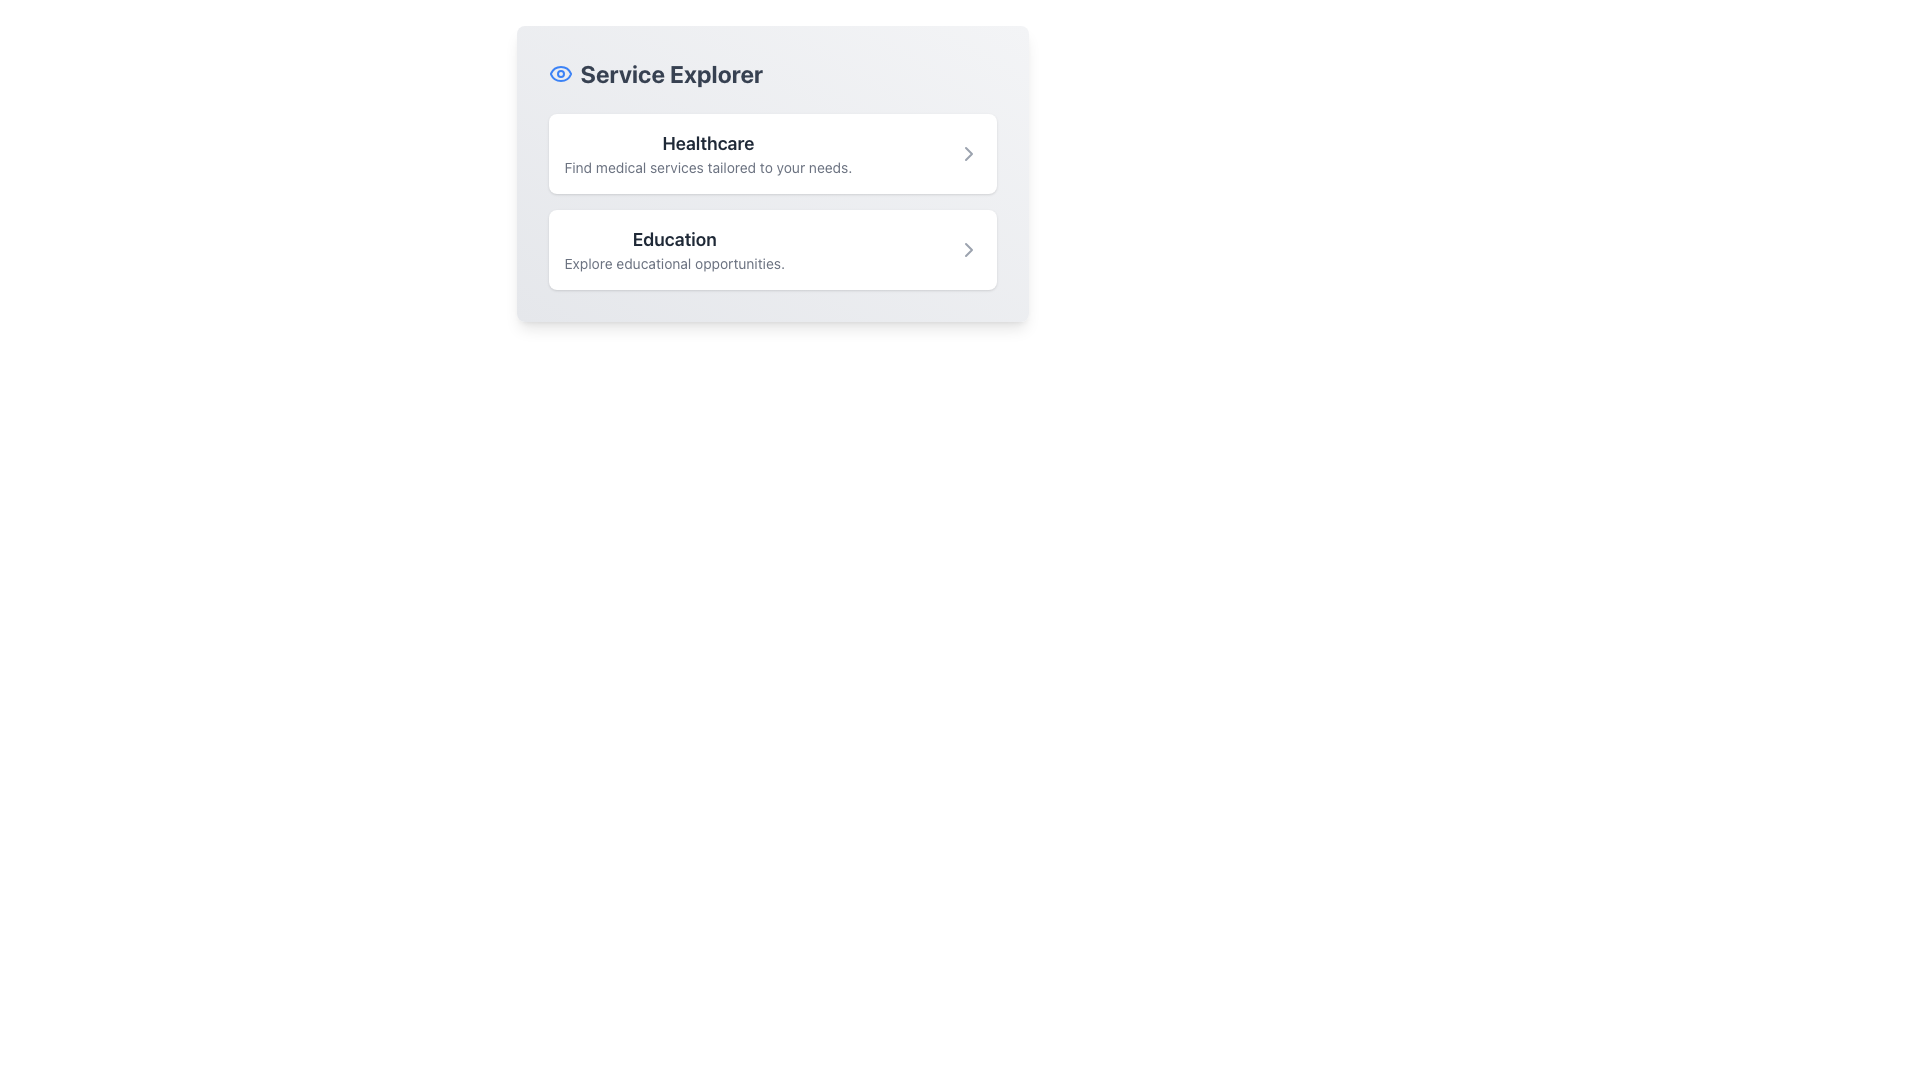 Image resolution: width=1920 pixels, height=1080 pixels. Describe the element at coordinates (674, 249) in the screenshot. I see `informational text block titled 'Education' located in the center of the second card, which is directly below the 'Healthcare' card` at that location.